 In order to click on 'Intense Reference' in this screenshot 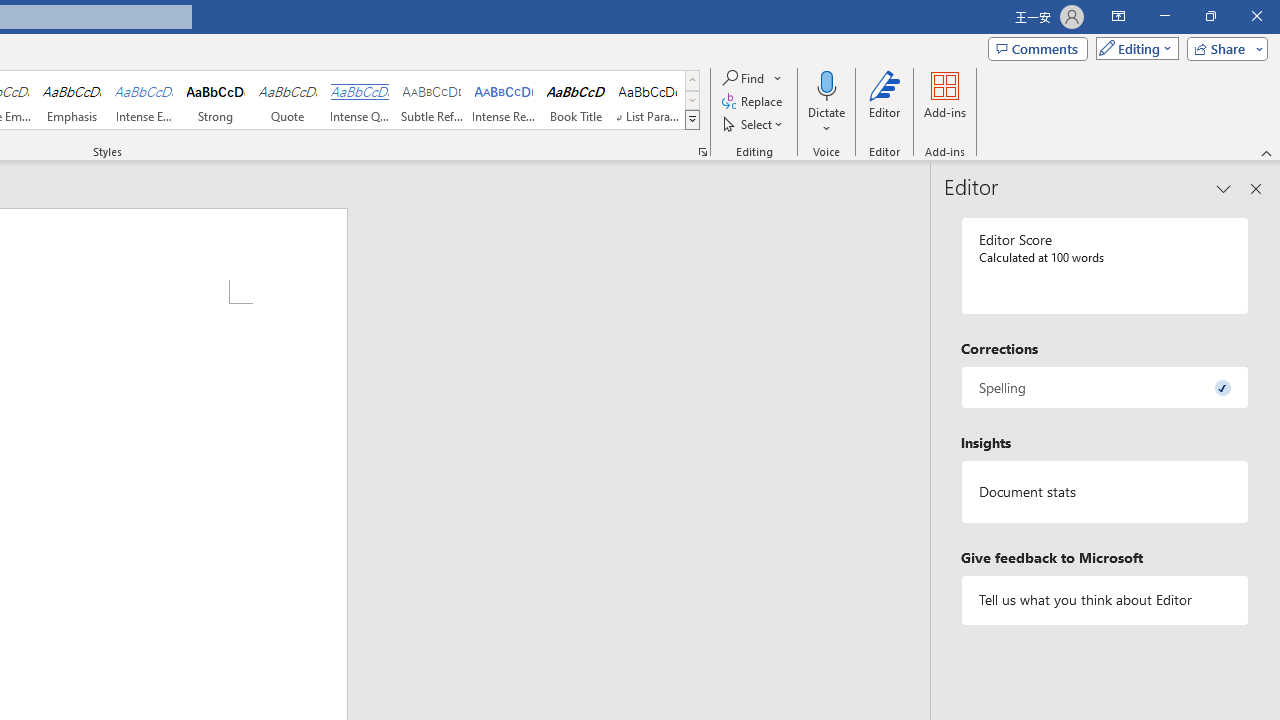, I will do `click(504, 100)`.